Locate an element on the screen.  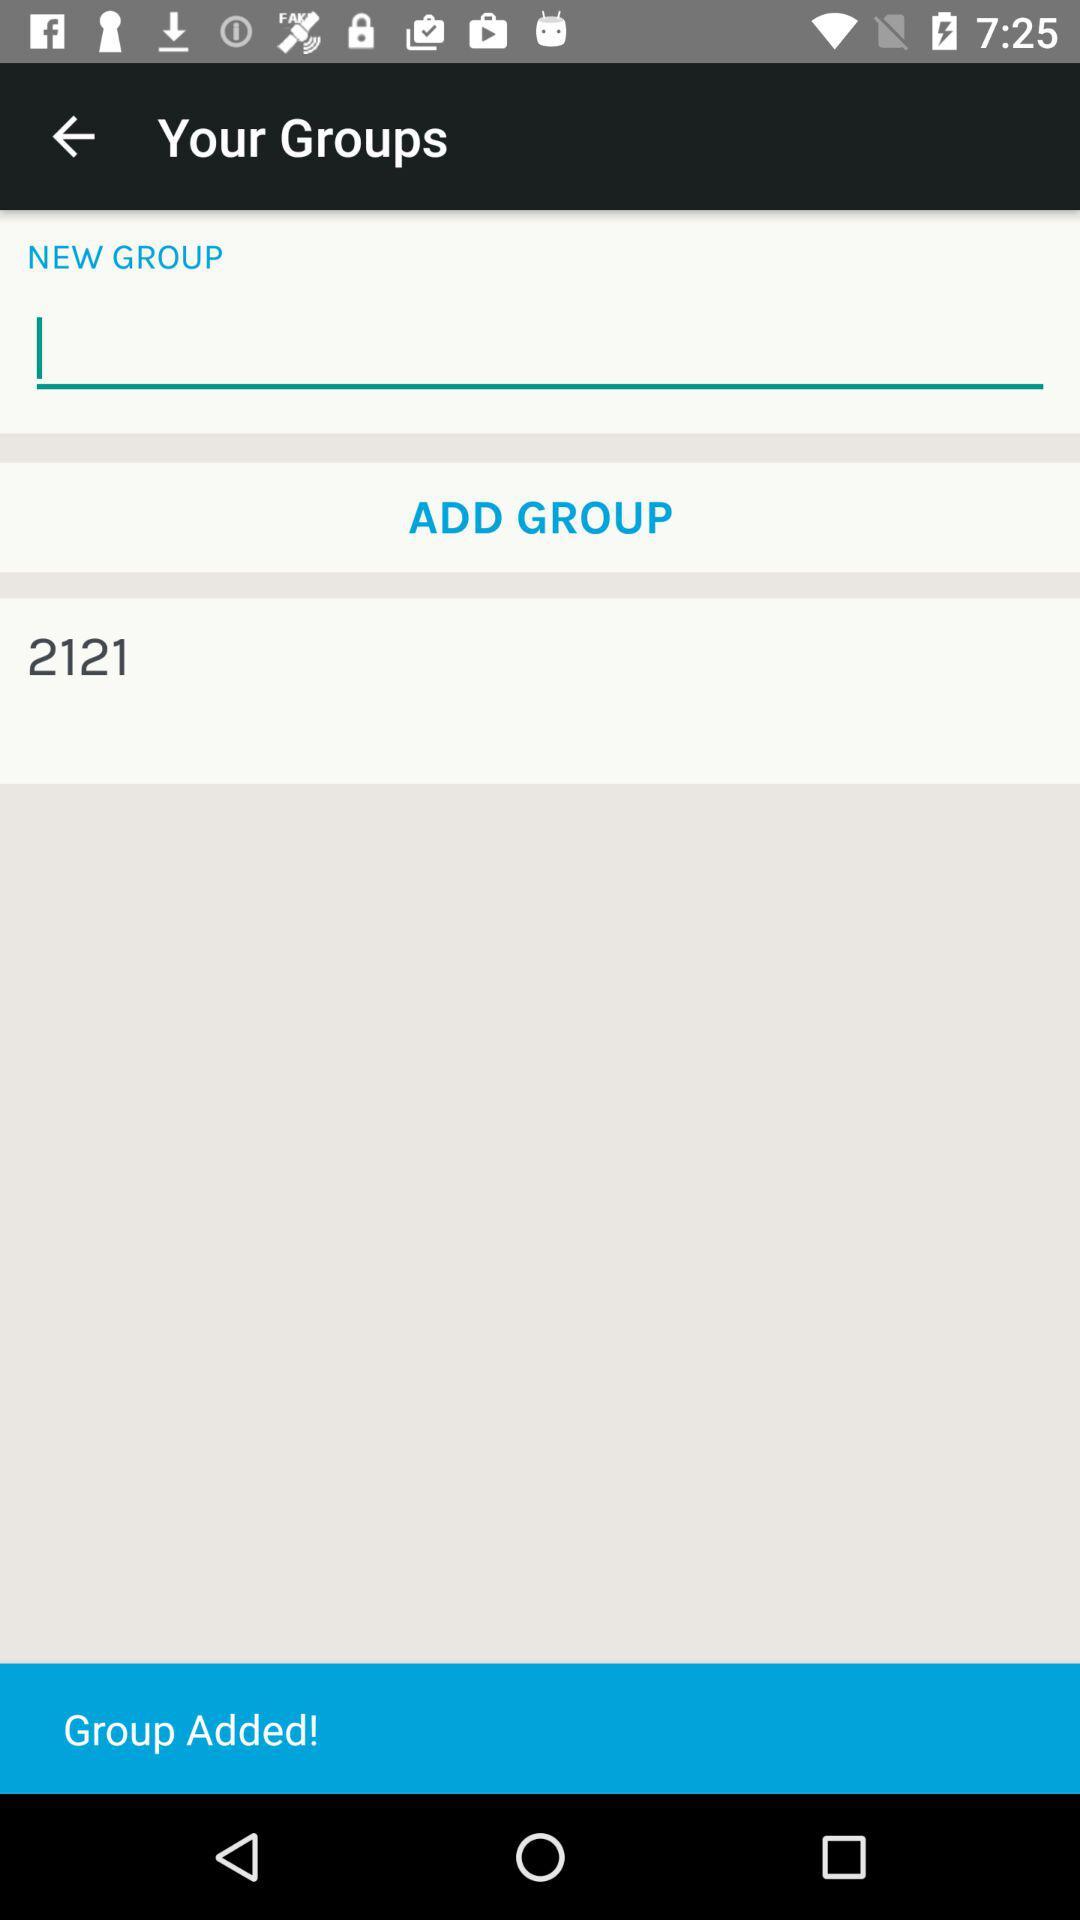
add group is located at coordinates (540, 517).